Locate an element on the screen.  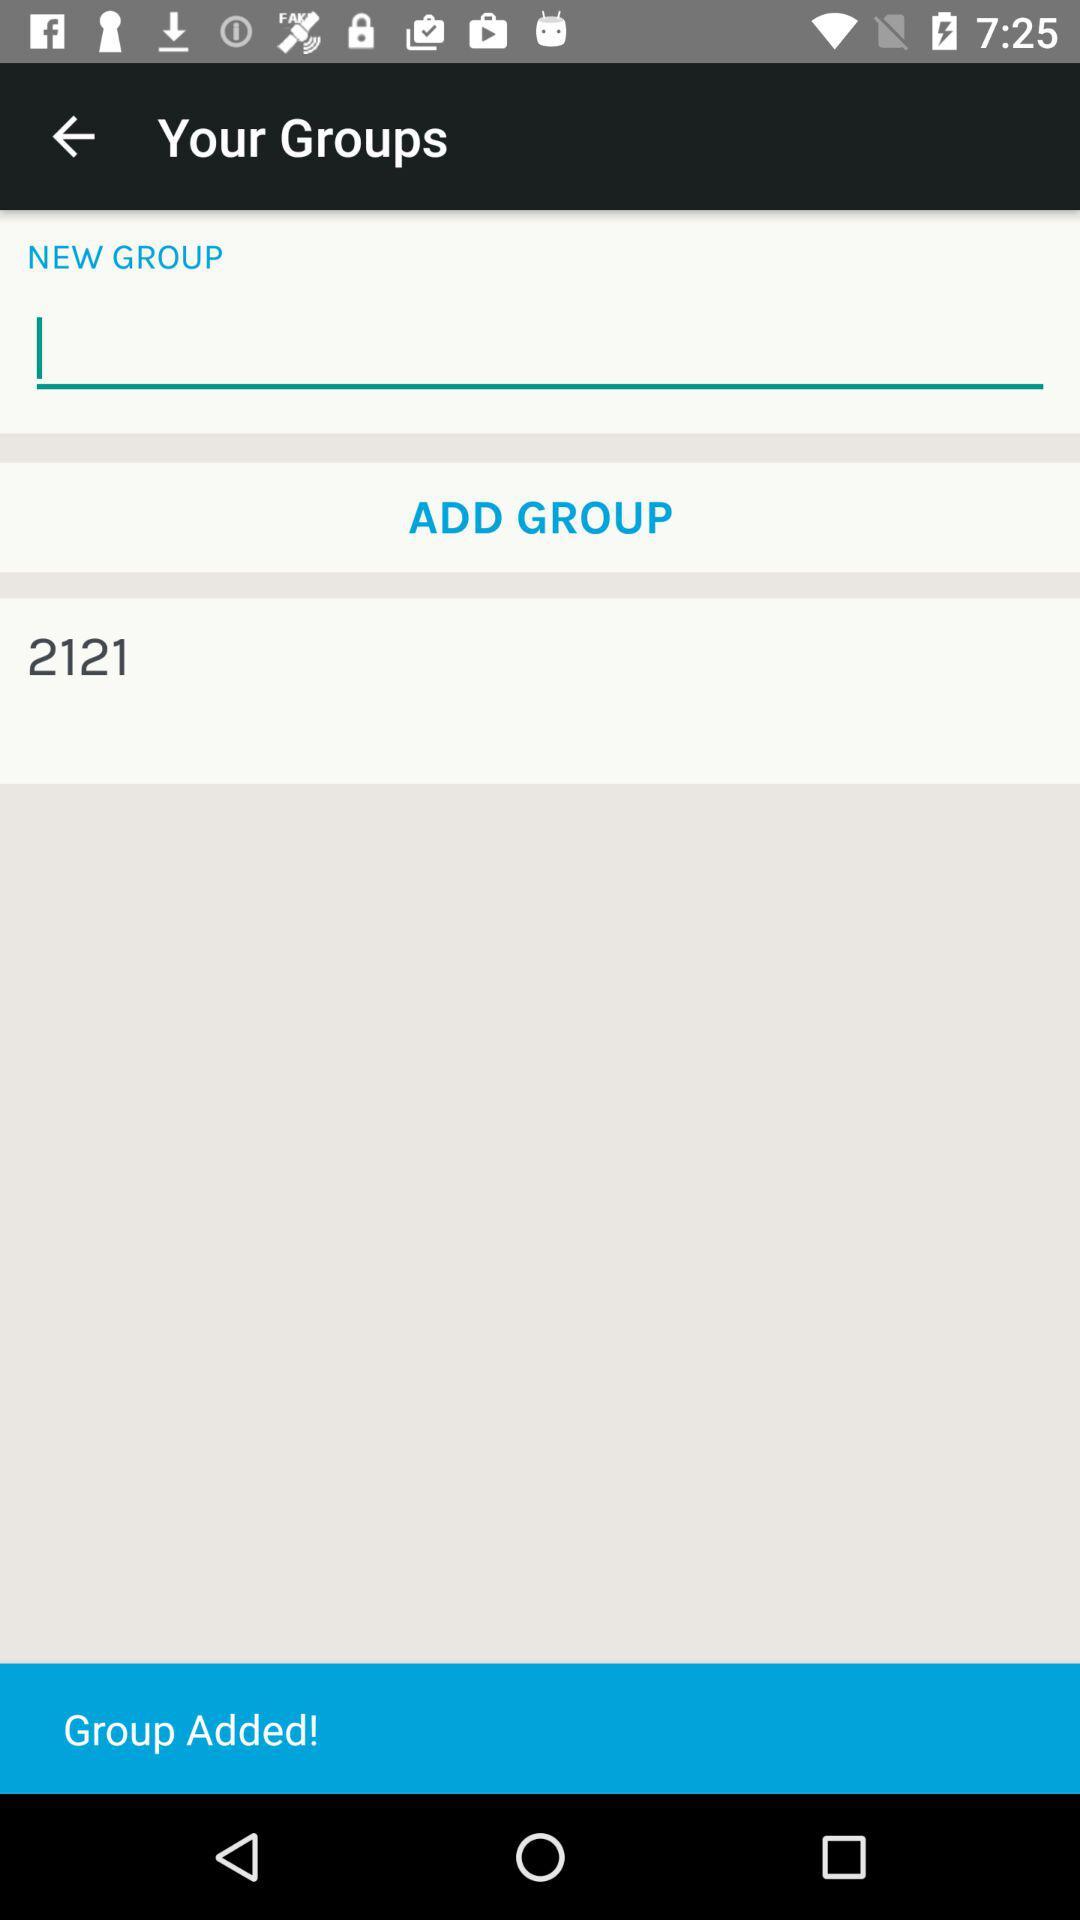
add group is located at coordinates (540, 517).